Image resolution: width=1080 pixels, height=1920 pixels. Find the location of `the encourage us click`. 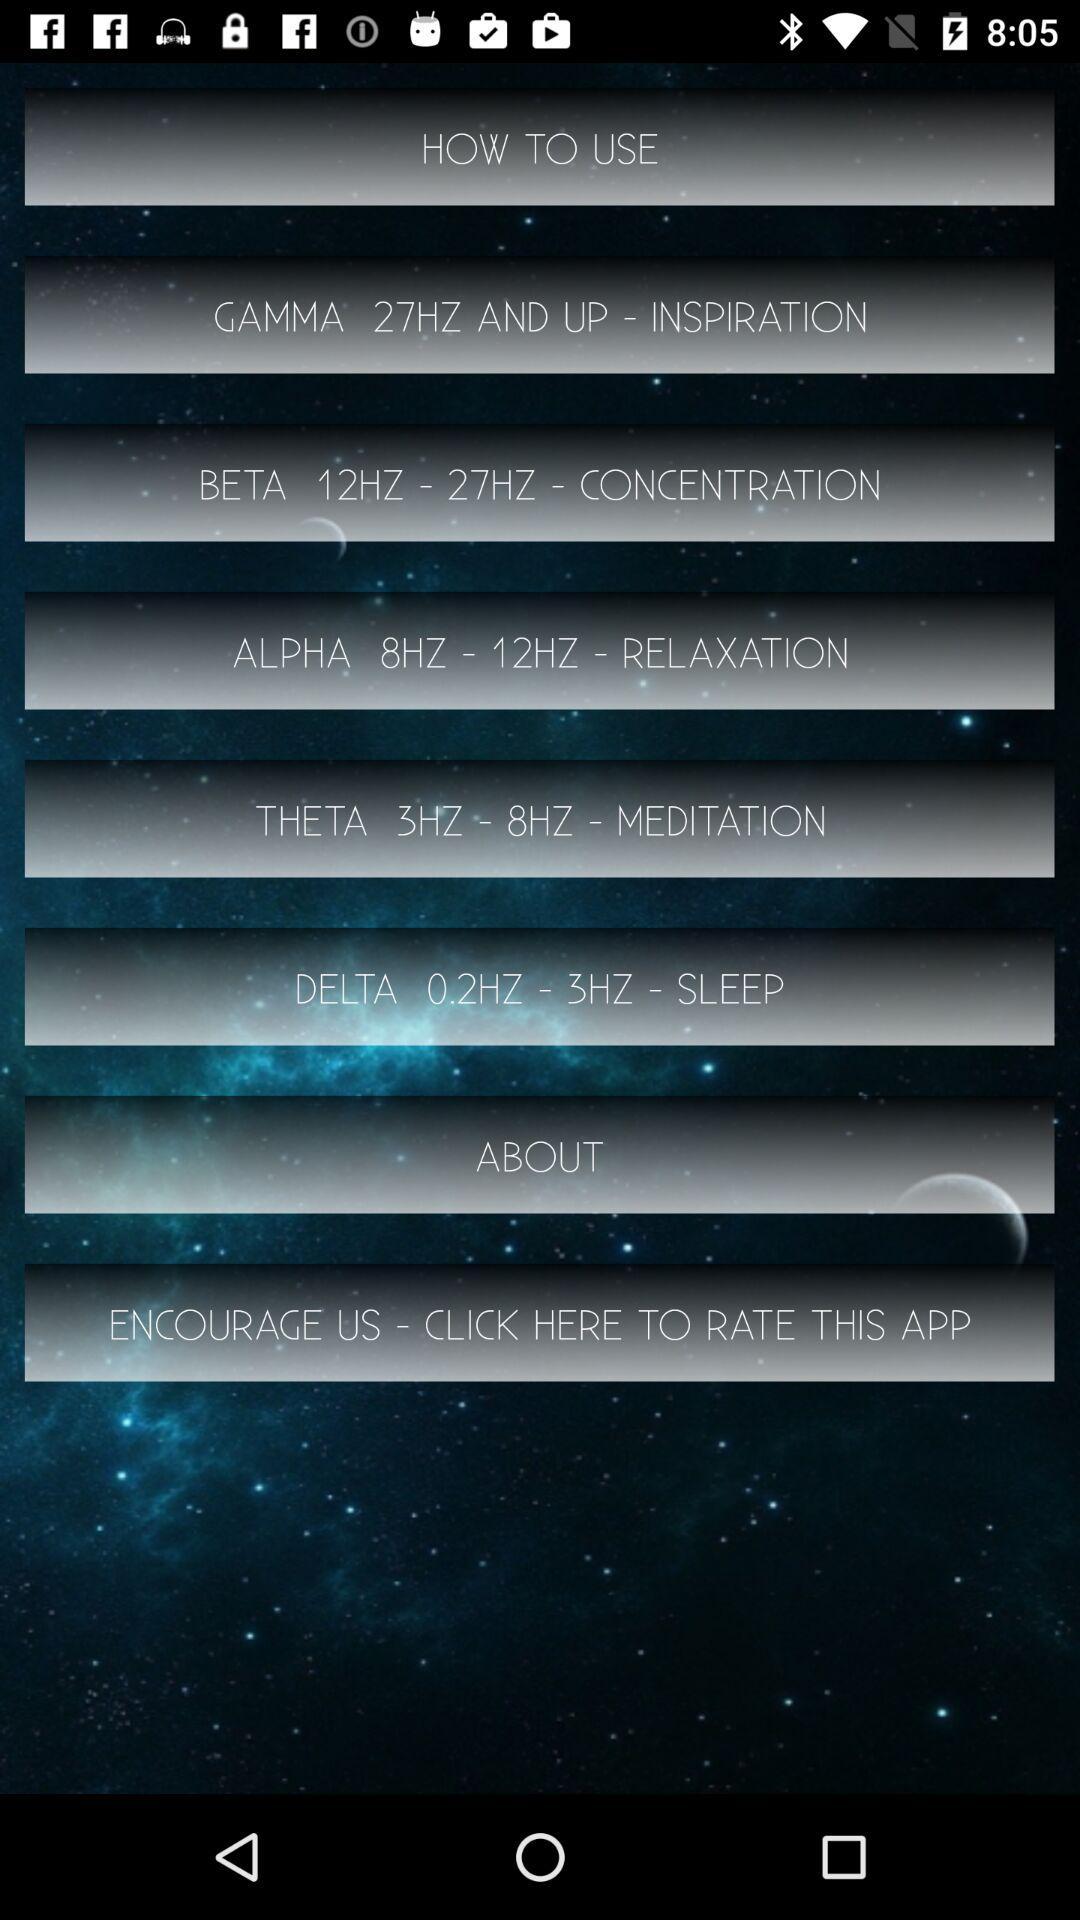

the encourage us click is located at coordinates (540, 1323).